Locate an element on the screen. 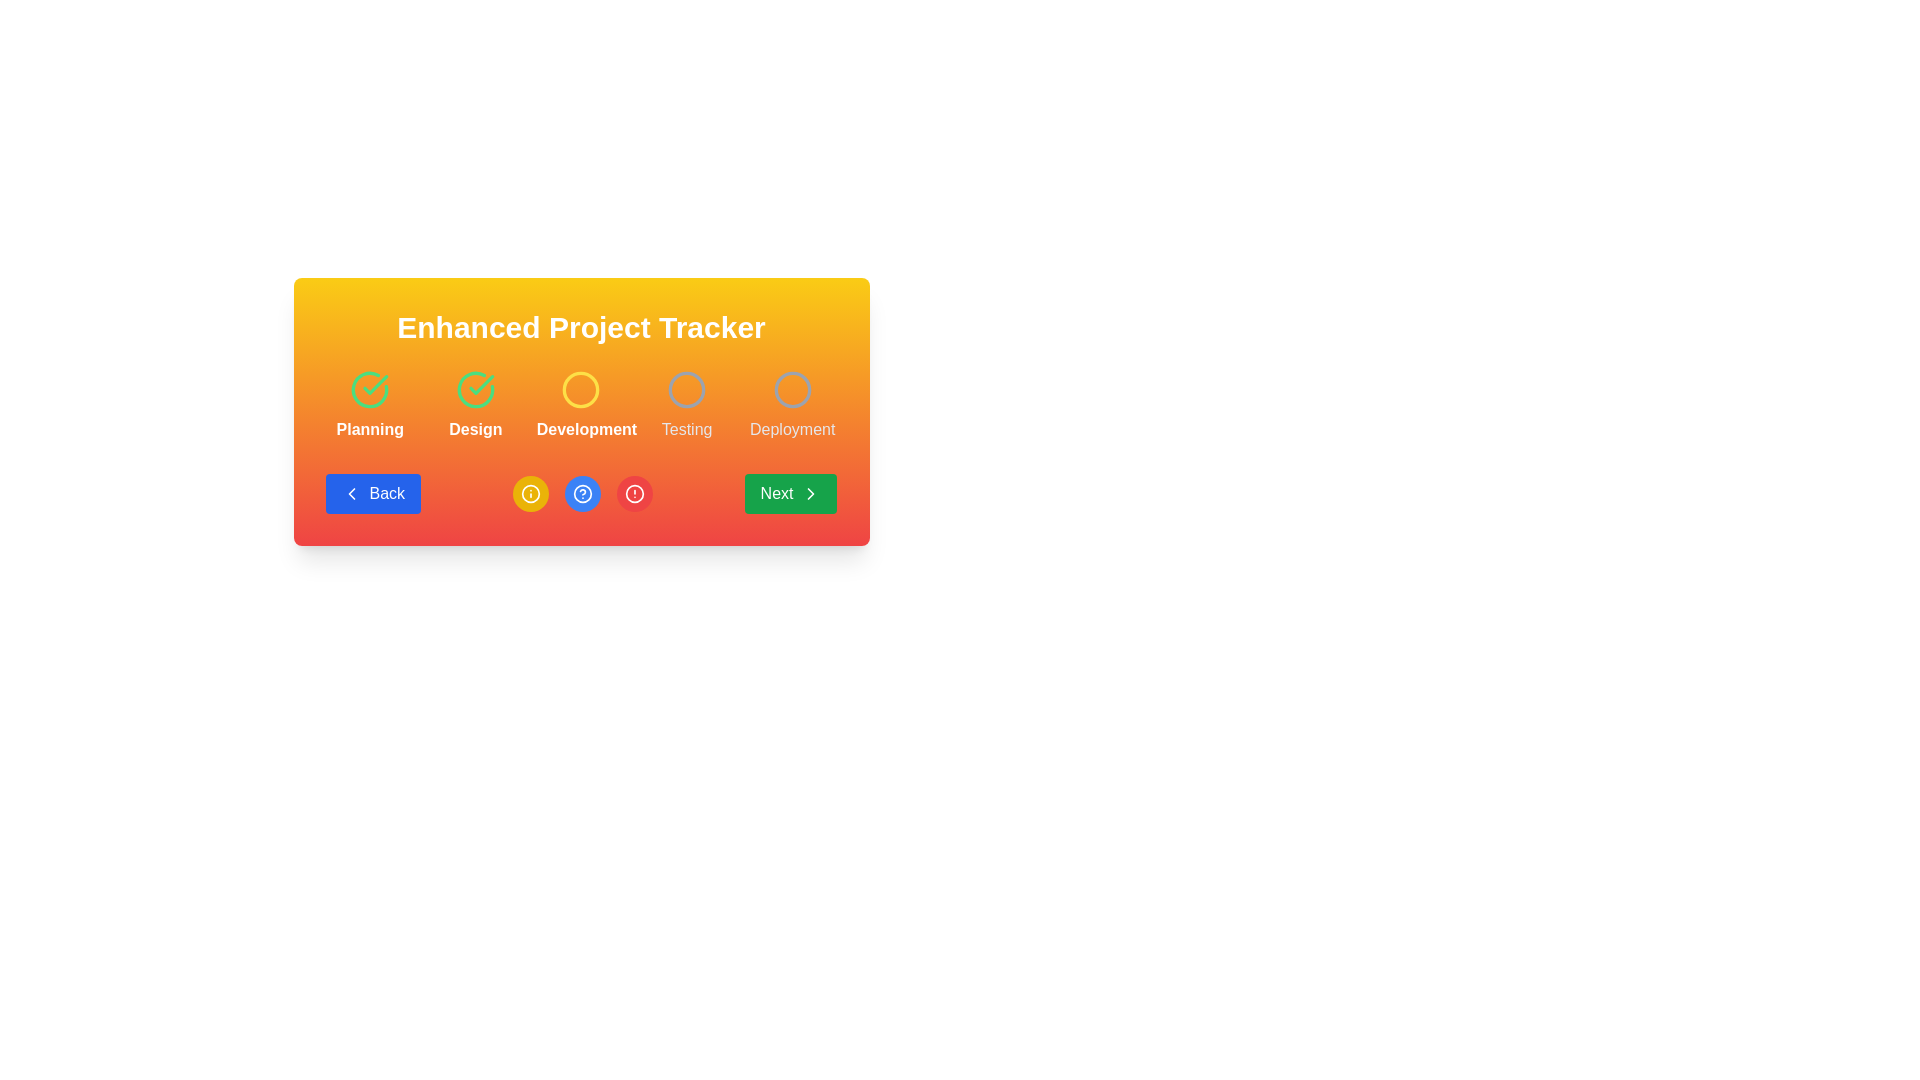 This screenshot has height=1080, width=1920. the circular icon button with a blue background and a white border that contains a question mark symbol, located centrally in the bottom row of the interface is located at coordinates (581, 493).